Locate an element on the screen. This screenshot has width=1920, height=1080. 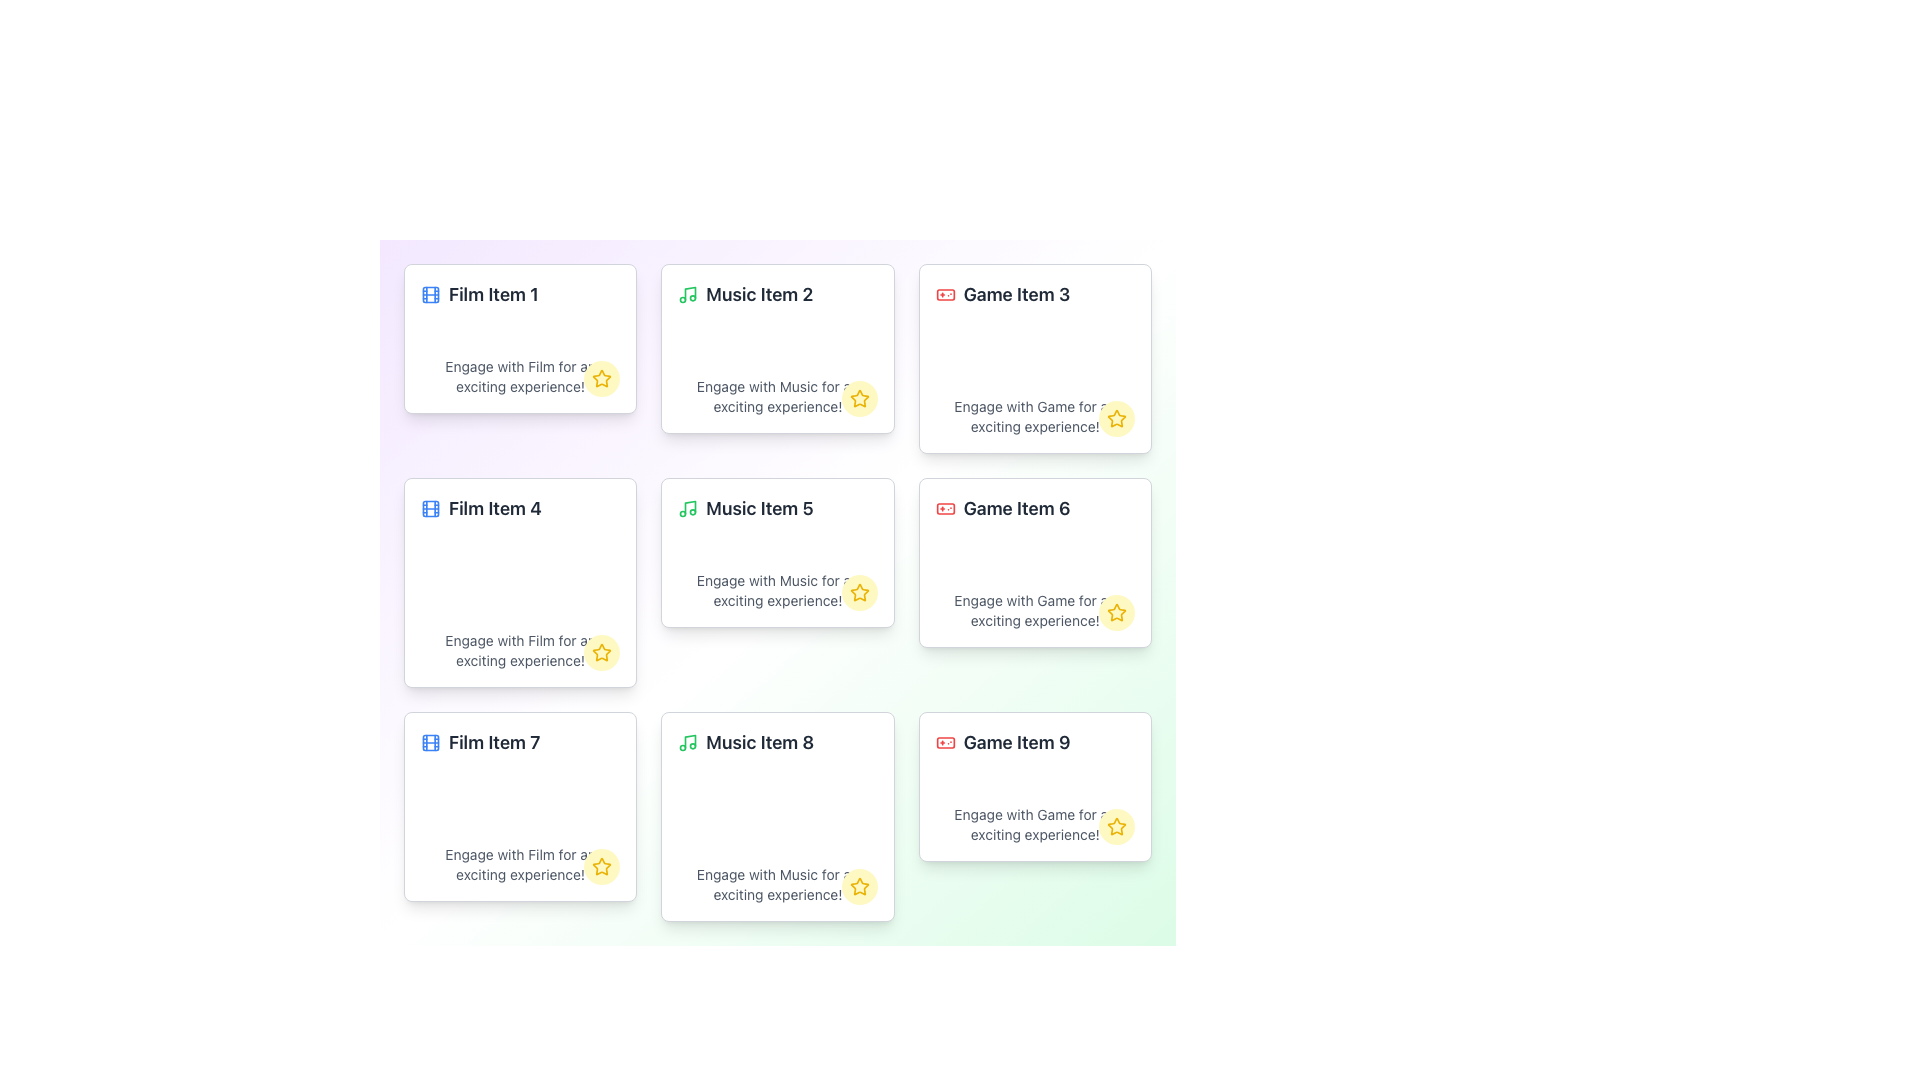
the text 'Engage with Music for an exciting experience!' located at the bottom of the card labeled 'Music Item 8' is located at coordinates (776, 883).